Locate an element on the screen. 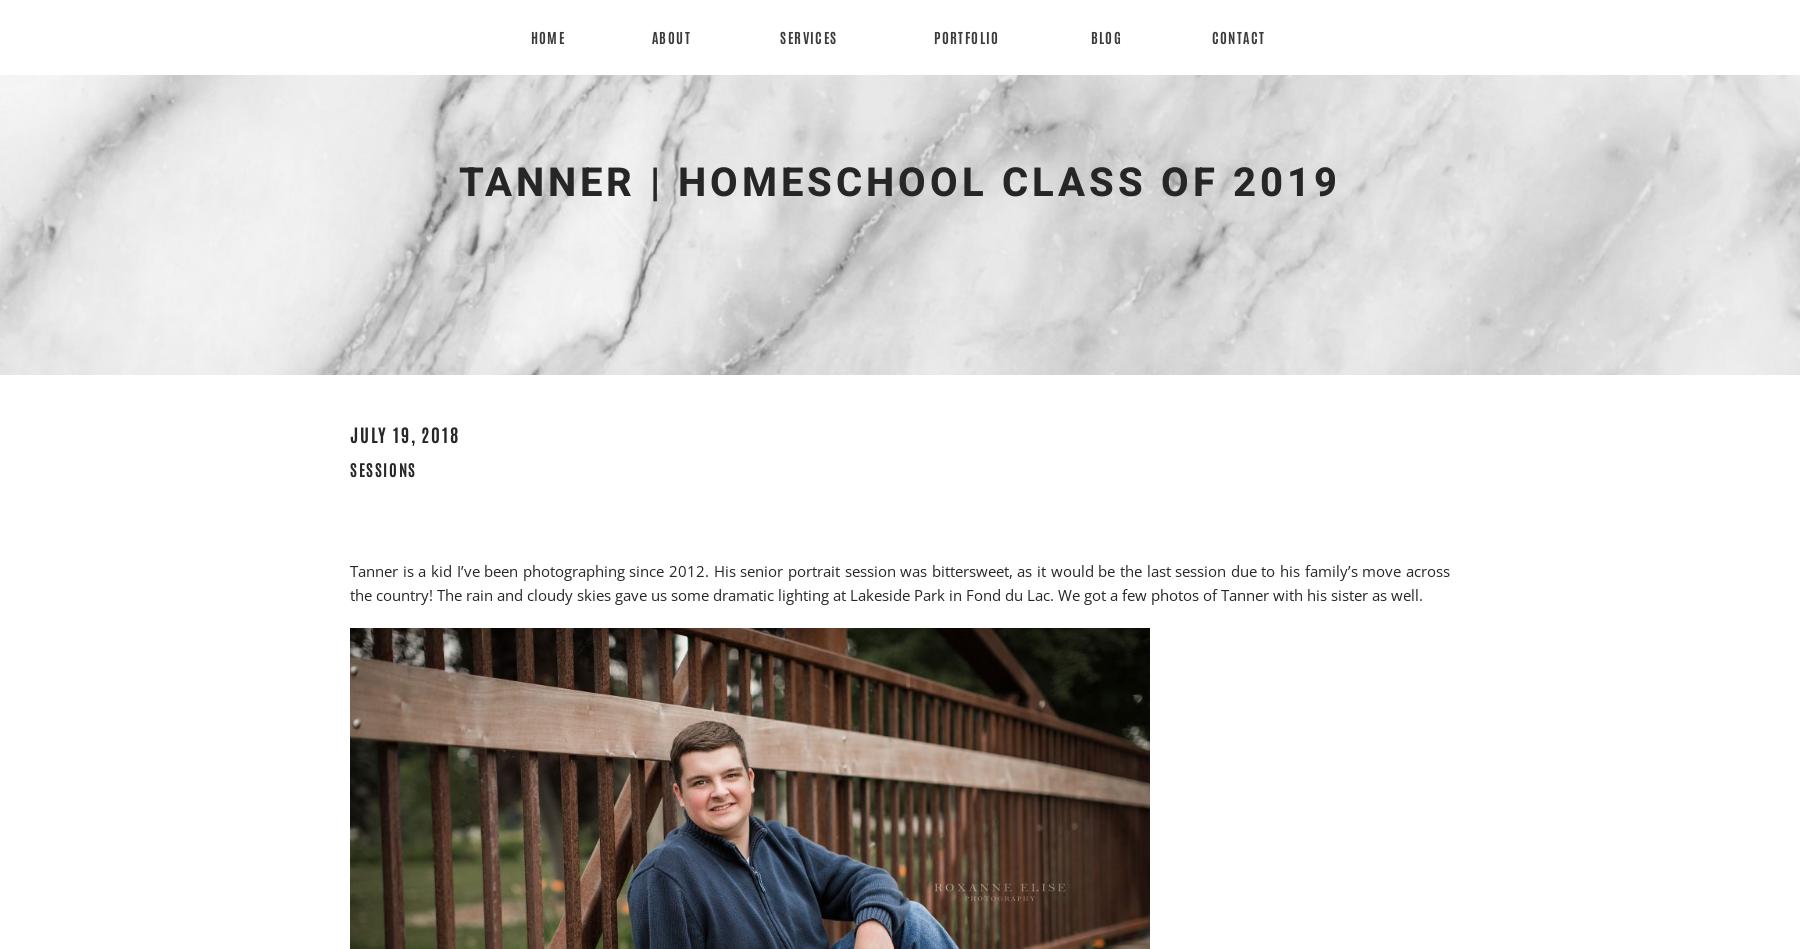  'ABOUT' is located at coordinates (671, 37).